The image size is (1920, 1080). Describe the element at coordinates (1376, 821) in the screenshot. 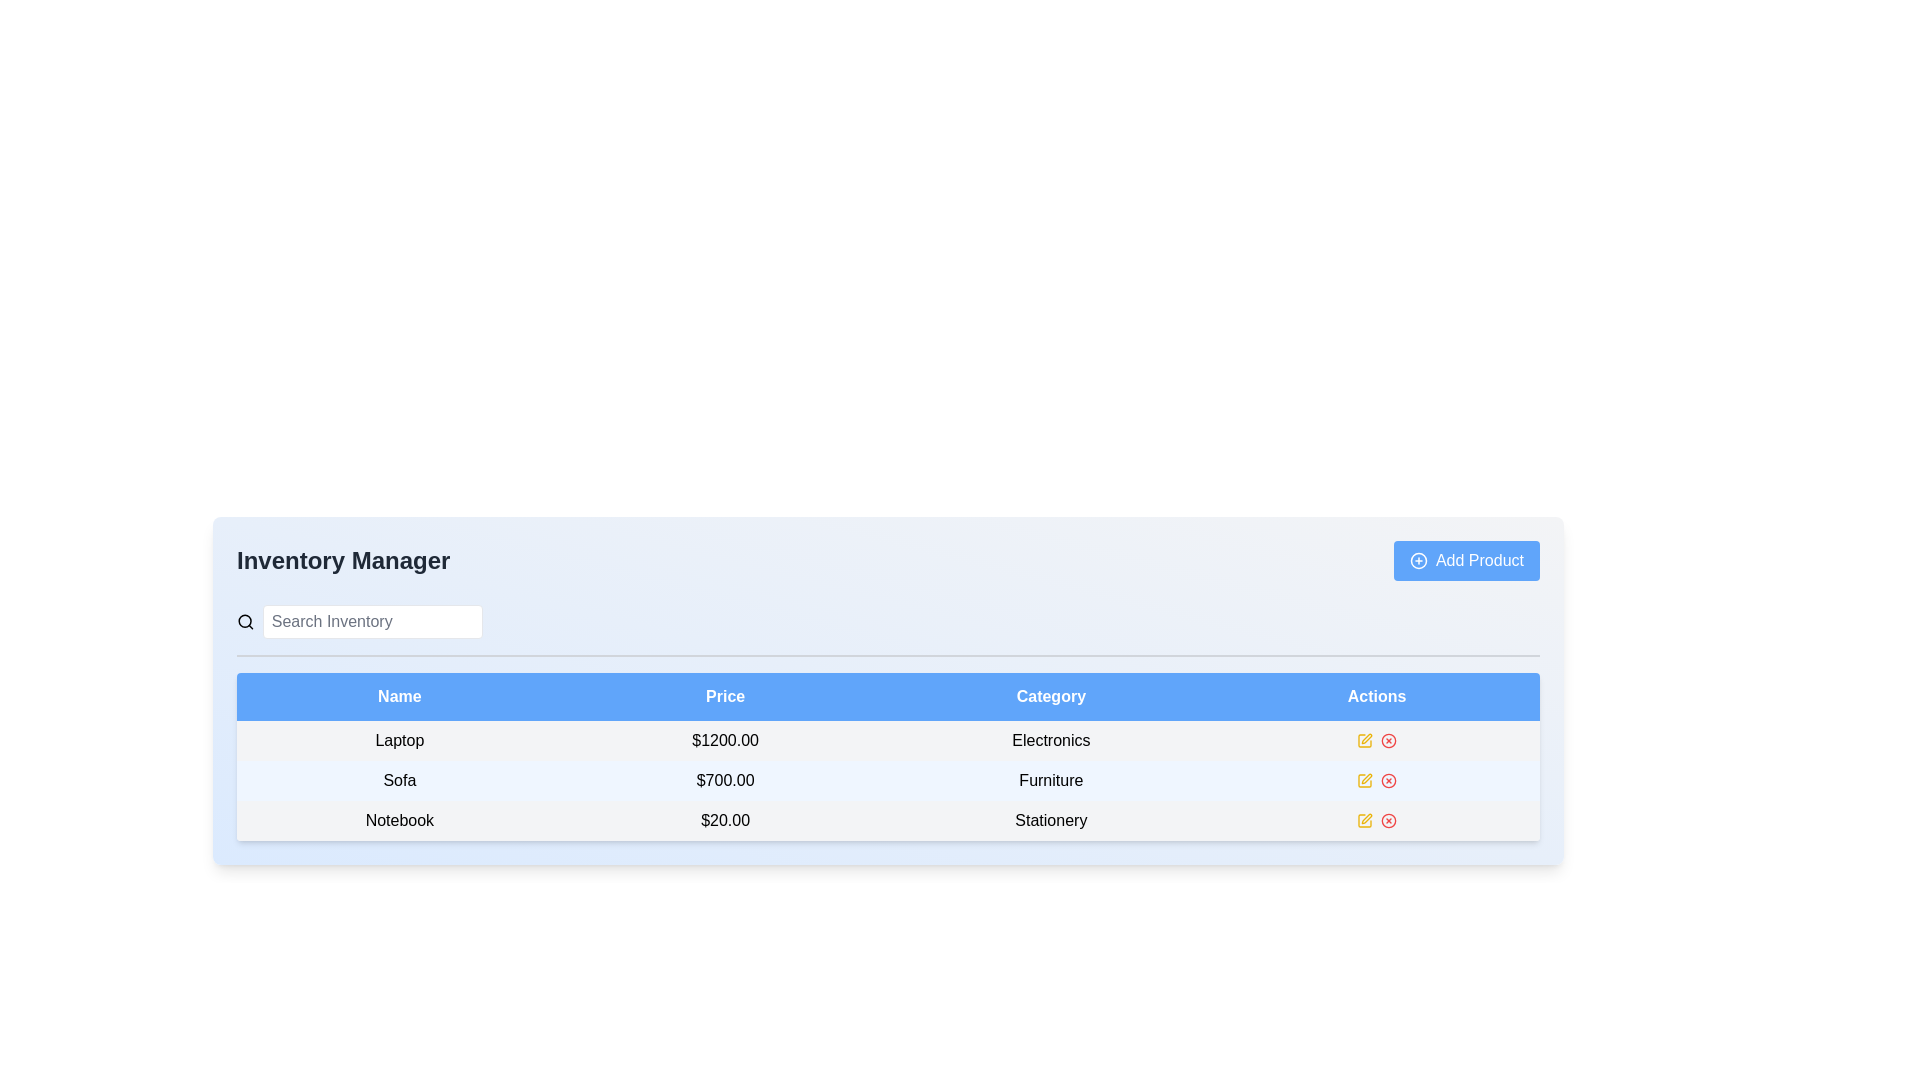

I see `the Icon group in the 'Actions' column of the last row in the table` at that location.